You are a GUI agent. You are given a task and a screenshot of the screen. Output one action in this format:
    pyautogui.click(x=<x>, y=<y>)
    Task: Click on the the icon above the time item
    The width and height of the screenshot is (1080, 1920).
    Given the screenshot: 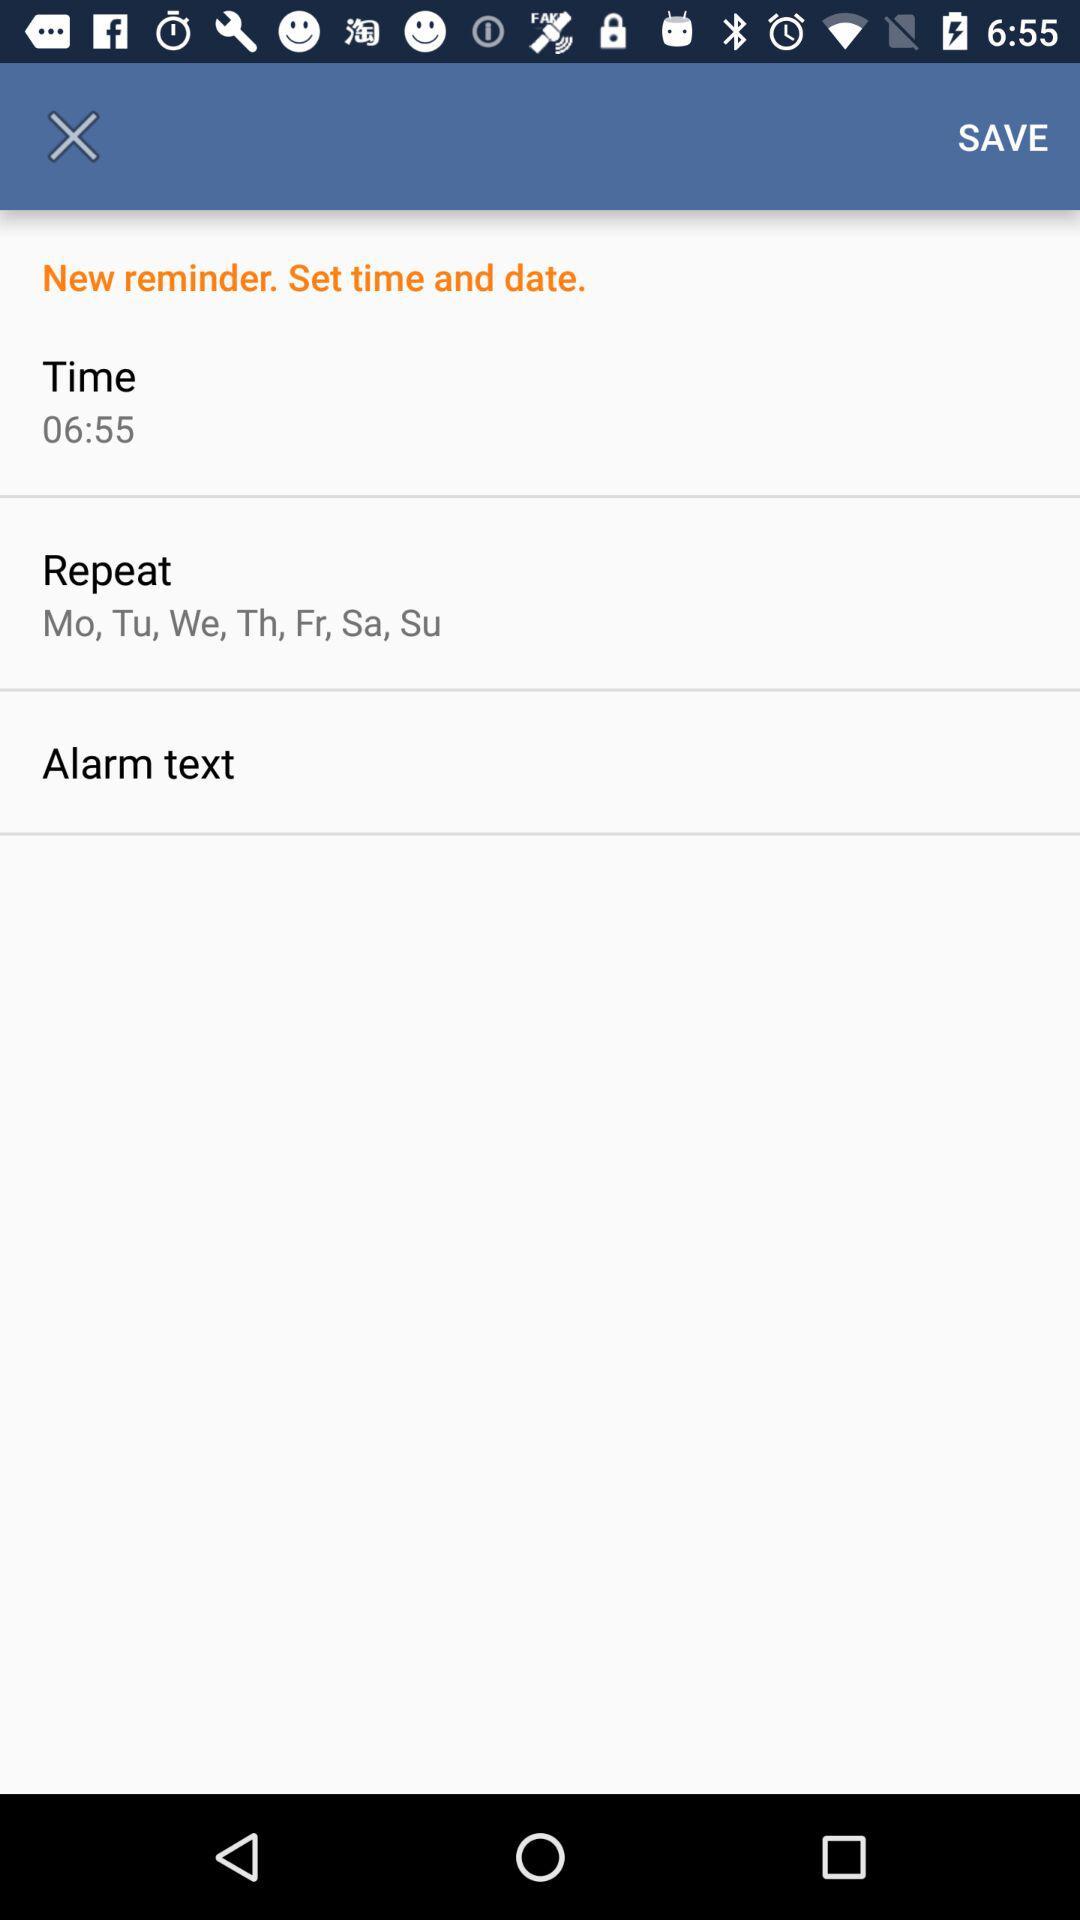 What is the action you would take?
    pyautogui.click(x=540, y=254)
    